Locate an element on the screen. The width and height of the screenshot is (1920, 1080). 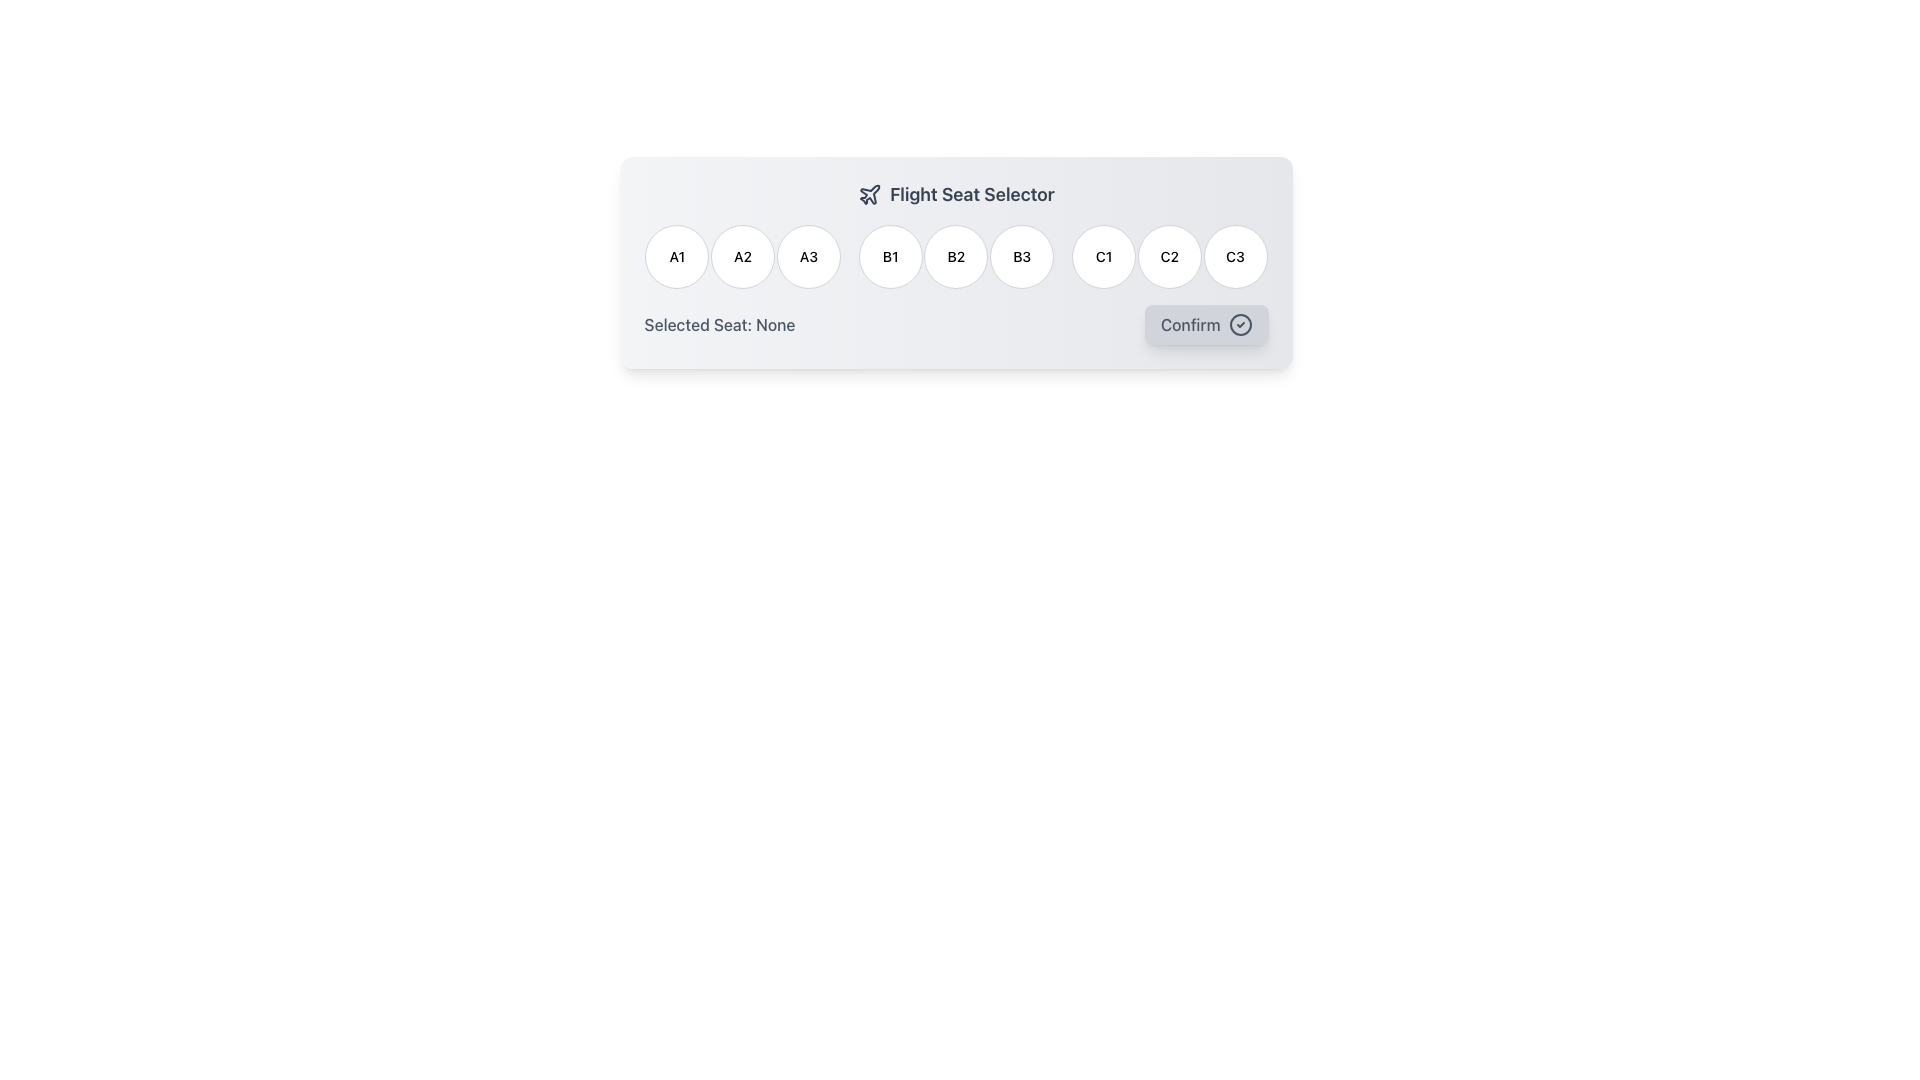
the circular SVG graphical shape located within the Confirm button area at the bottom-right of the interface is located at coordinates (1239, 323).